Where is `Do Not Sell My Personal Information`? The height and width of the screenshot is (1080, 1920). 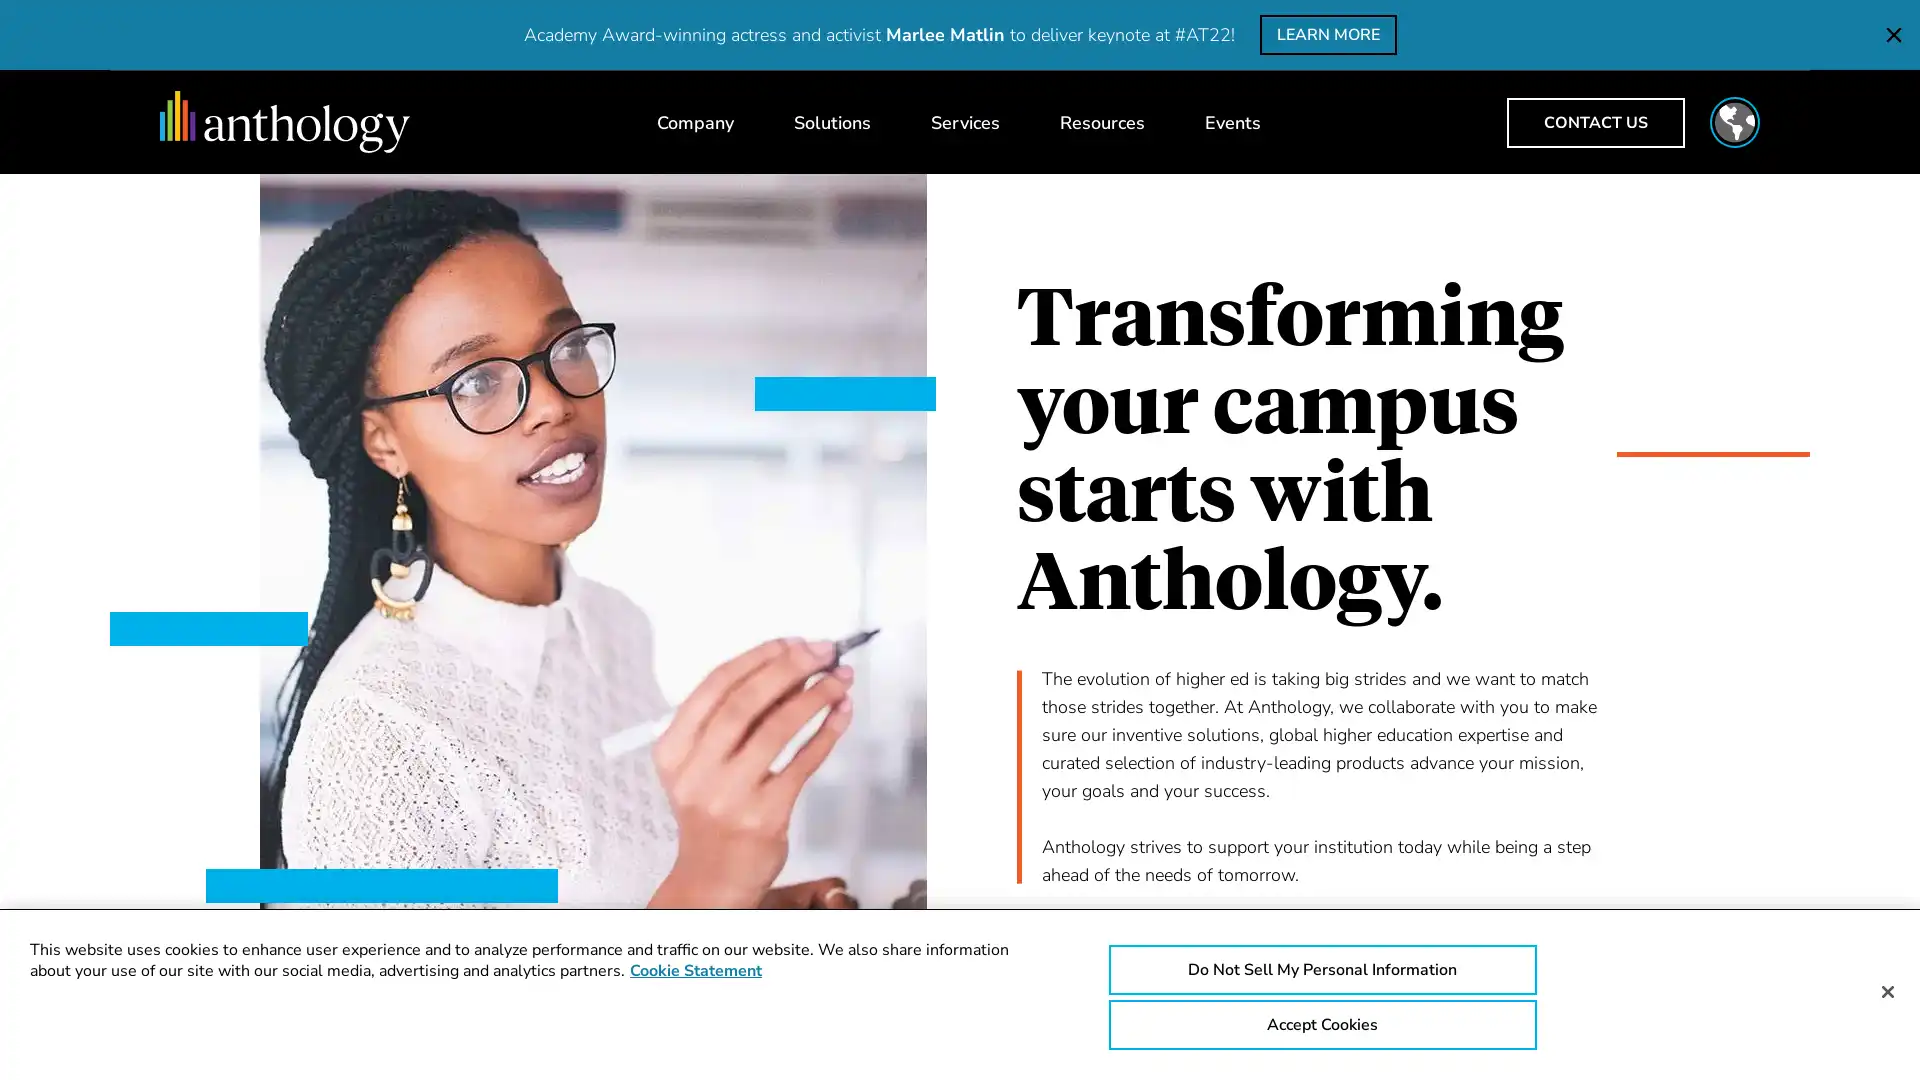 Do Not Sell My Personal Information is located at coordinates (1321, 968).